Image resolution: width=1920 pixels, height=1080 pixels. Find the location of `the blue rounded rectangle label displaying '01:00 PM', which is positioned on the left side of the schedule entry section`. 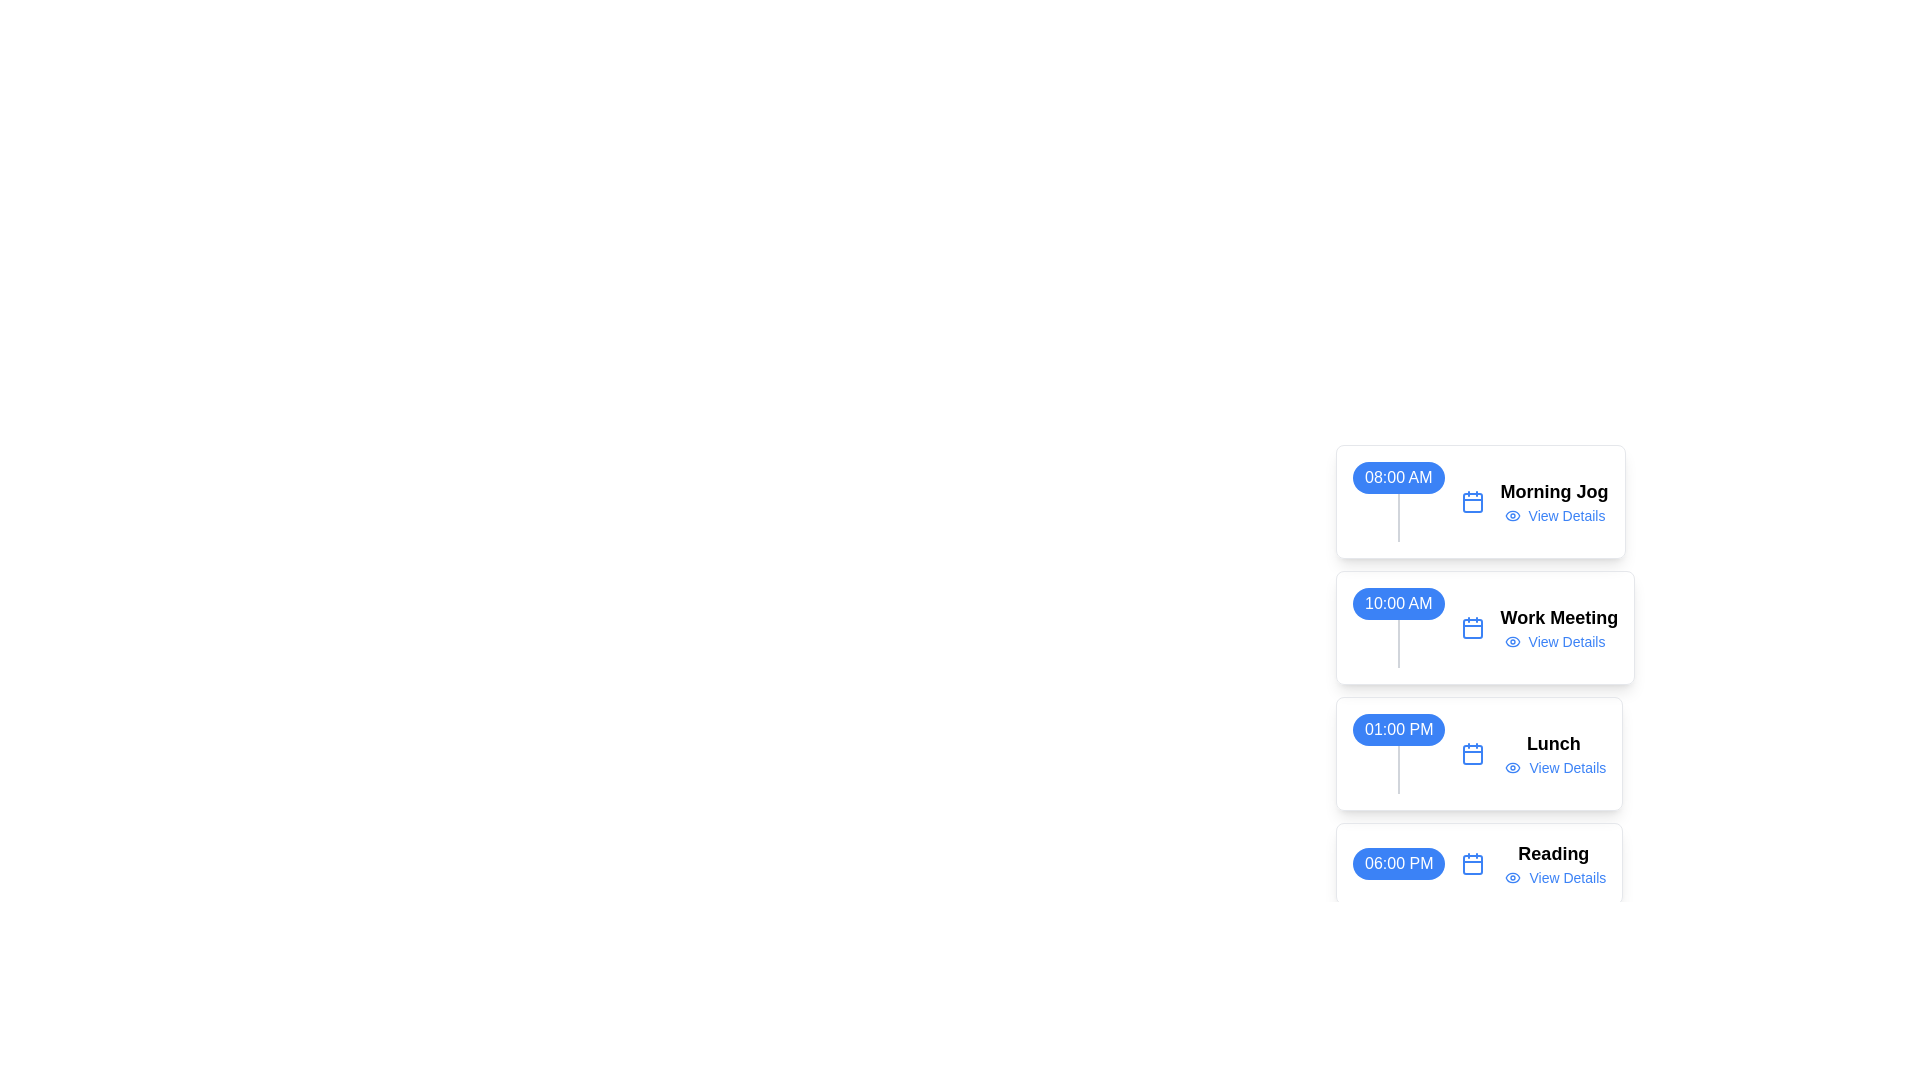

the blue rounded rectangle label displaying '01:00 PM', which is positioned on the left side of the schedule entry section is located at coordinates (1398, 753).